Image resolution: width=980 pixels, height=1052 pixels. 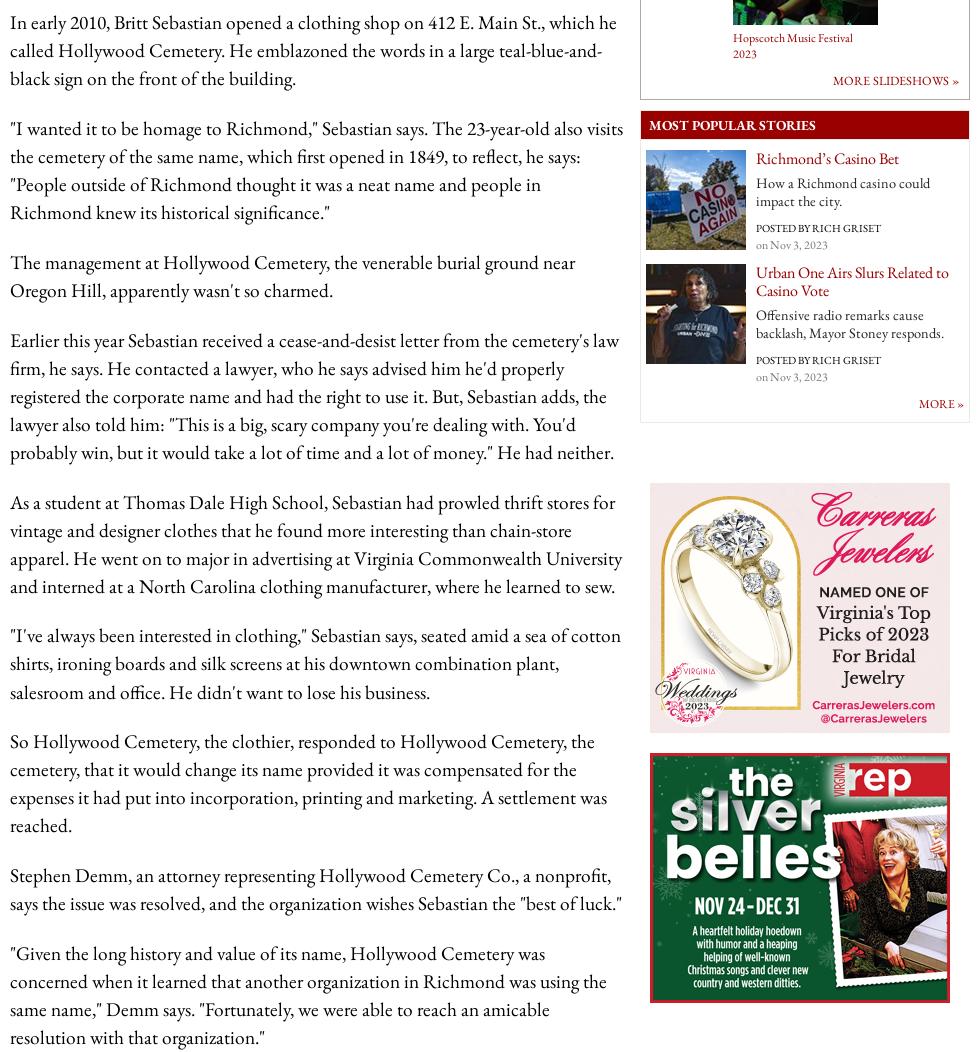 What do you see at coordinates (941, 402) in the screenshot?
I see `'More »'` at bounding box center [941, 402].